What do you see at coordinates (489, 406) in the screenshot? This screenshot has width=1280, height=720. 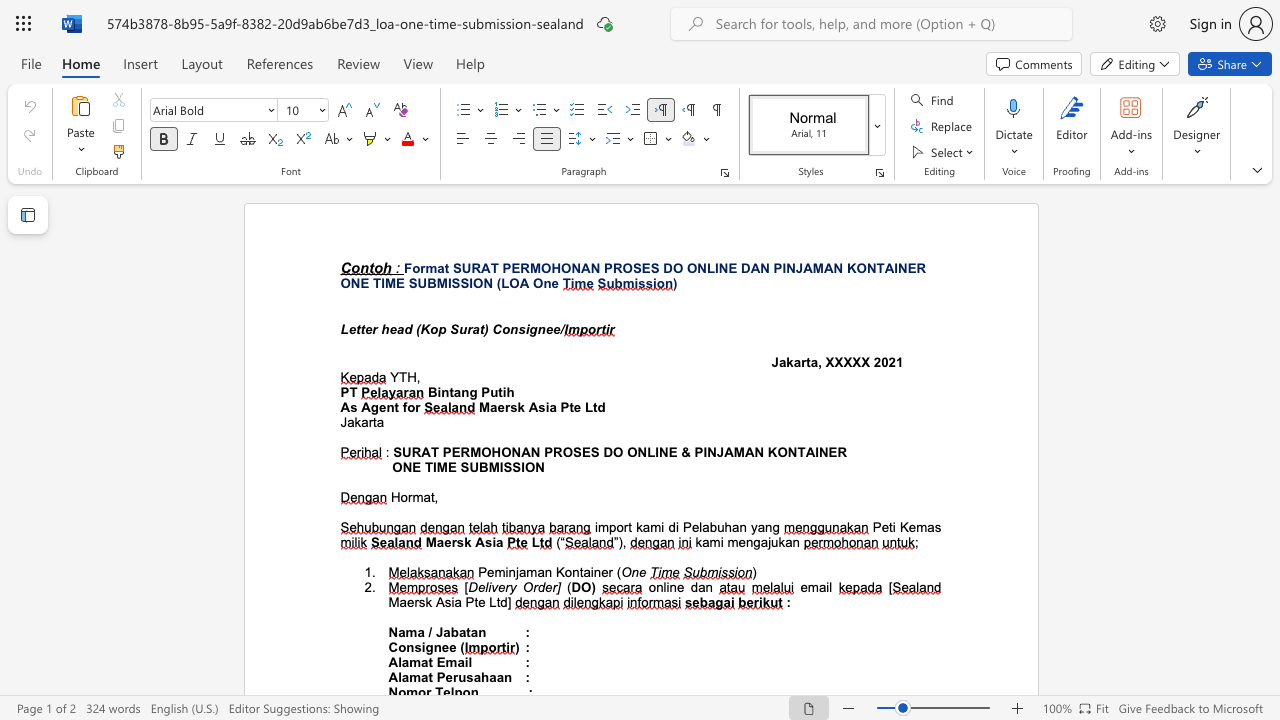 I see `the space between the continuous character "M" and "a" in the text` at bounding box center [489, 406].